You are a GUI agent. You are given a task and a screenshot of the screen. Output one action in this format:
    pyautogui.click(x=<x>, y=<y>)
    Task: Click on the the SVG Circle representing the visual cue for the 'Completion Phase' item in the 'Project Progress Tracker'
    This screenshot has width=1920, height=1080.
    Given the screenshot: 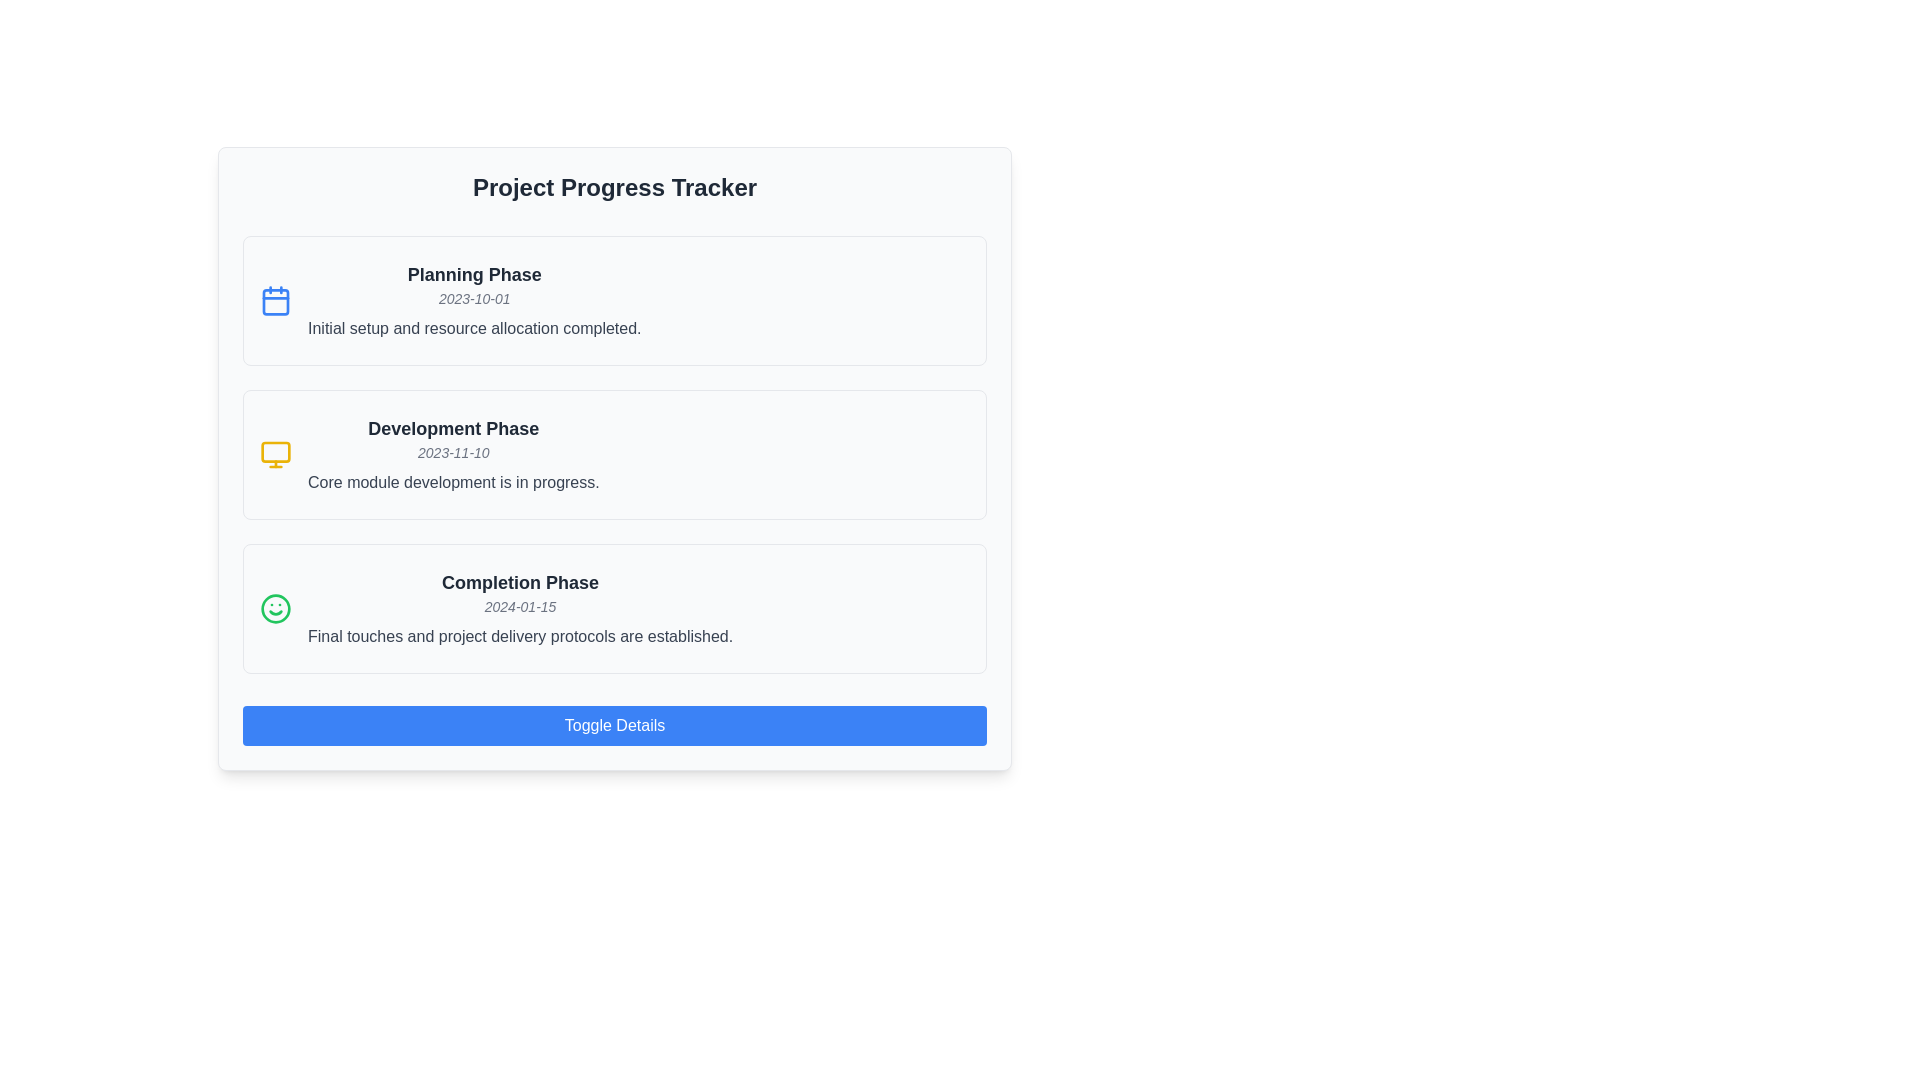 What is the action you would take?
    pyautogui.click(x=274, y=608)
    